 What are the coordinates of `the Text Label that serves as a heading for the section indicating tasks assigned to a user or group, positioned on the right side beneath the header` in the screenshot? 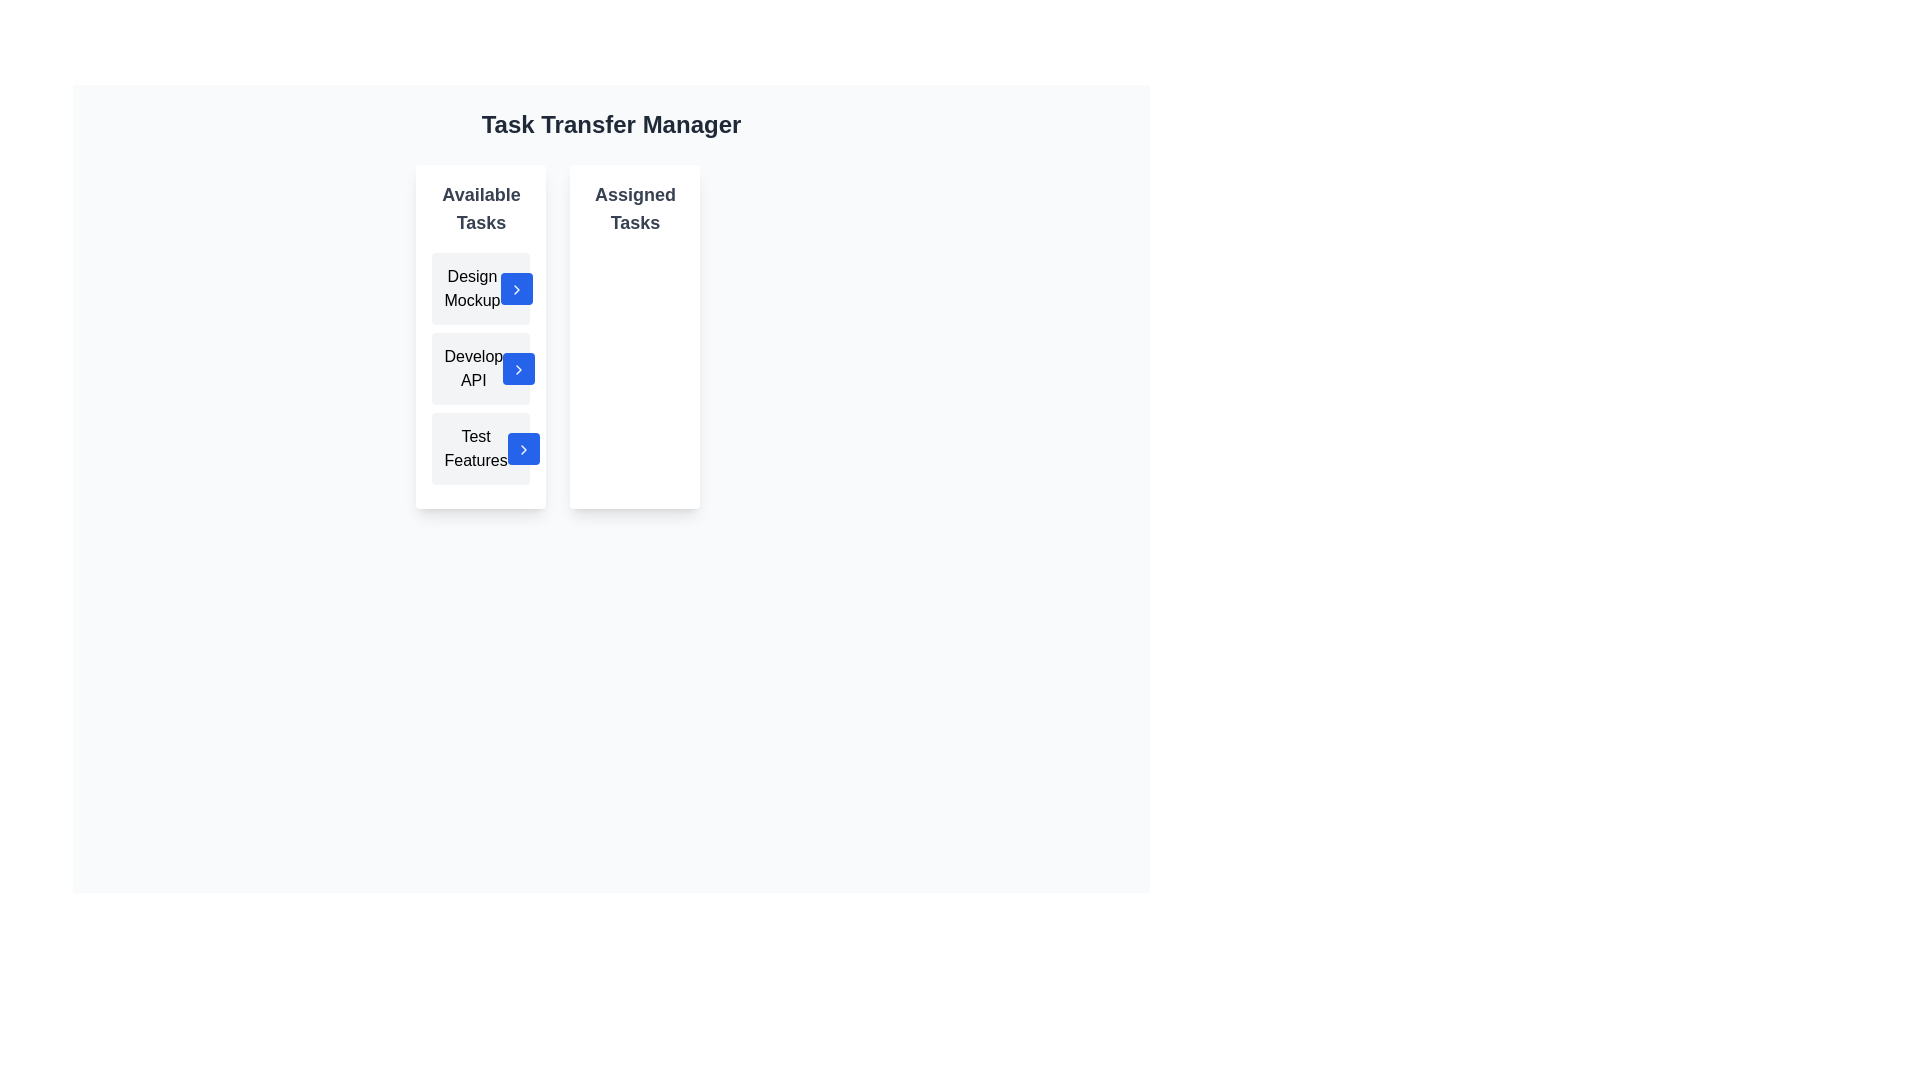 It's located at (634, 208).